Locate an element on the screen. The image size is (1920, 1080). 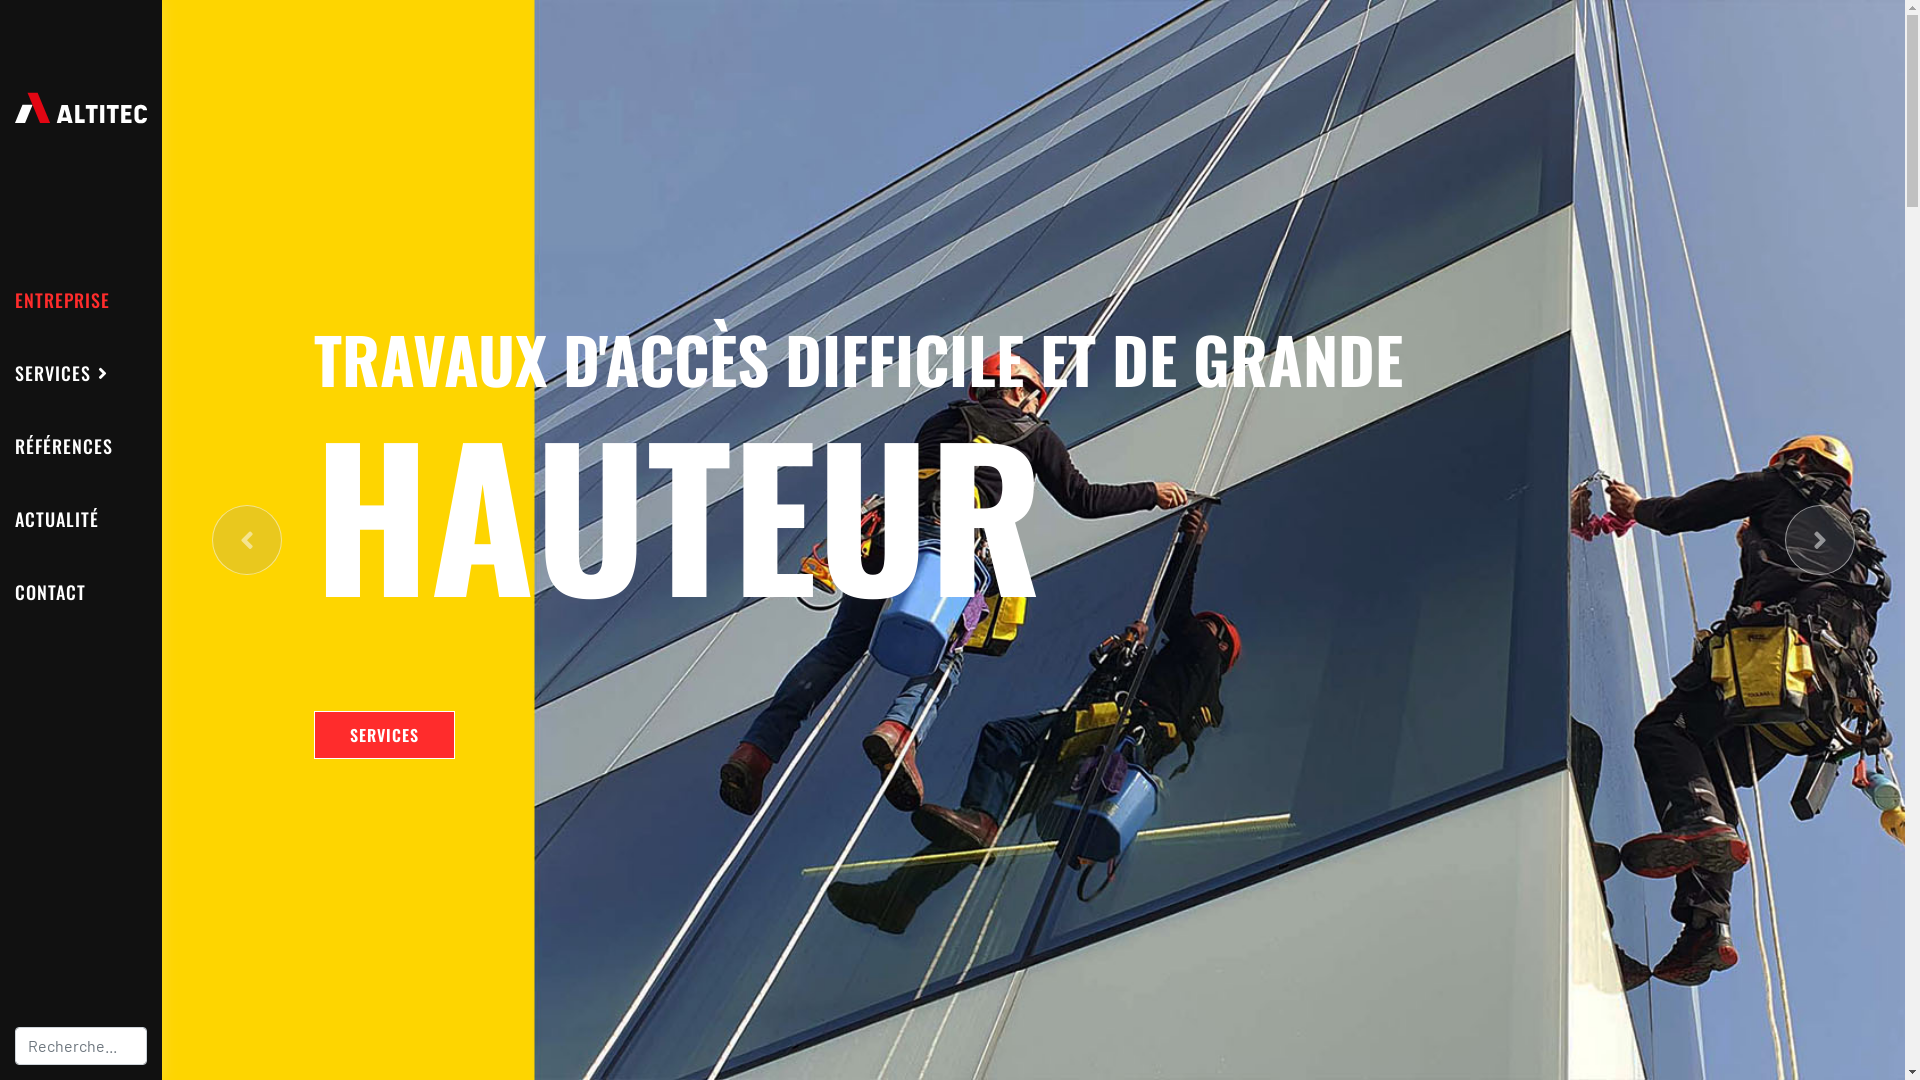
'ENTREPRISE' is located at coordinates (14, 300).